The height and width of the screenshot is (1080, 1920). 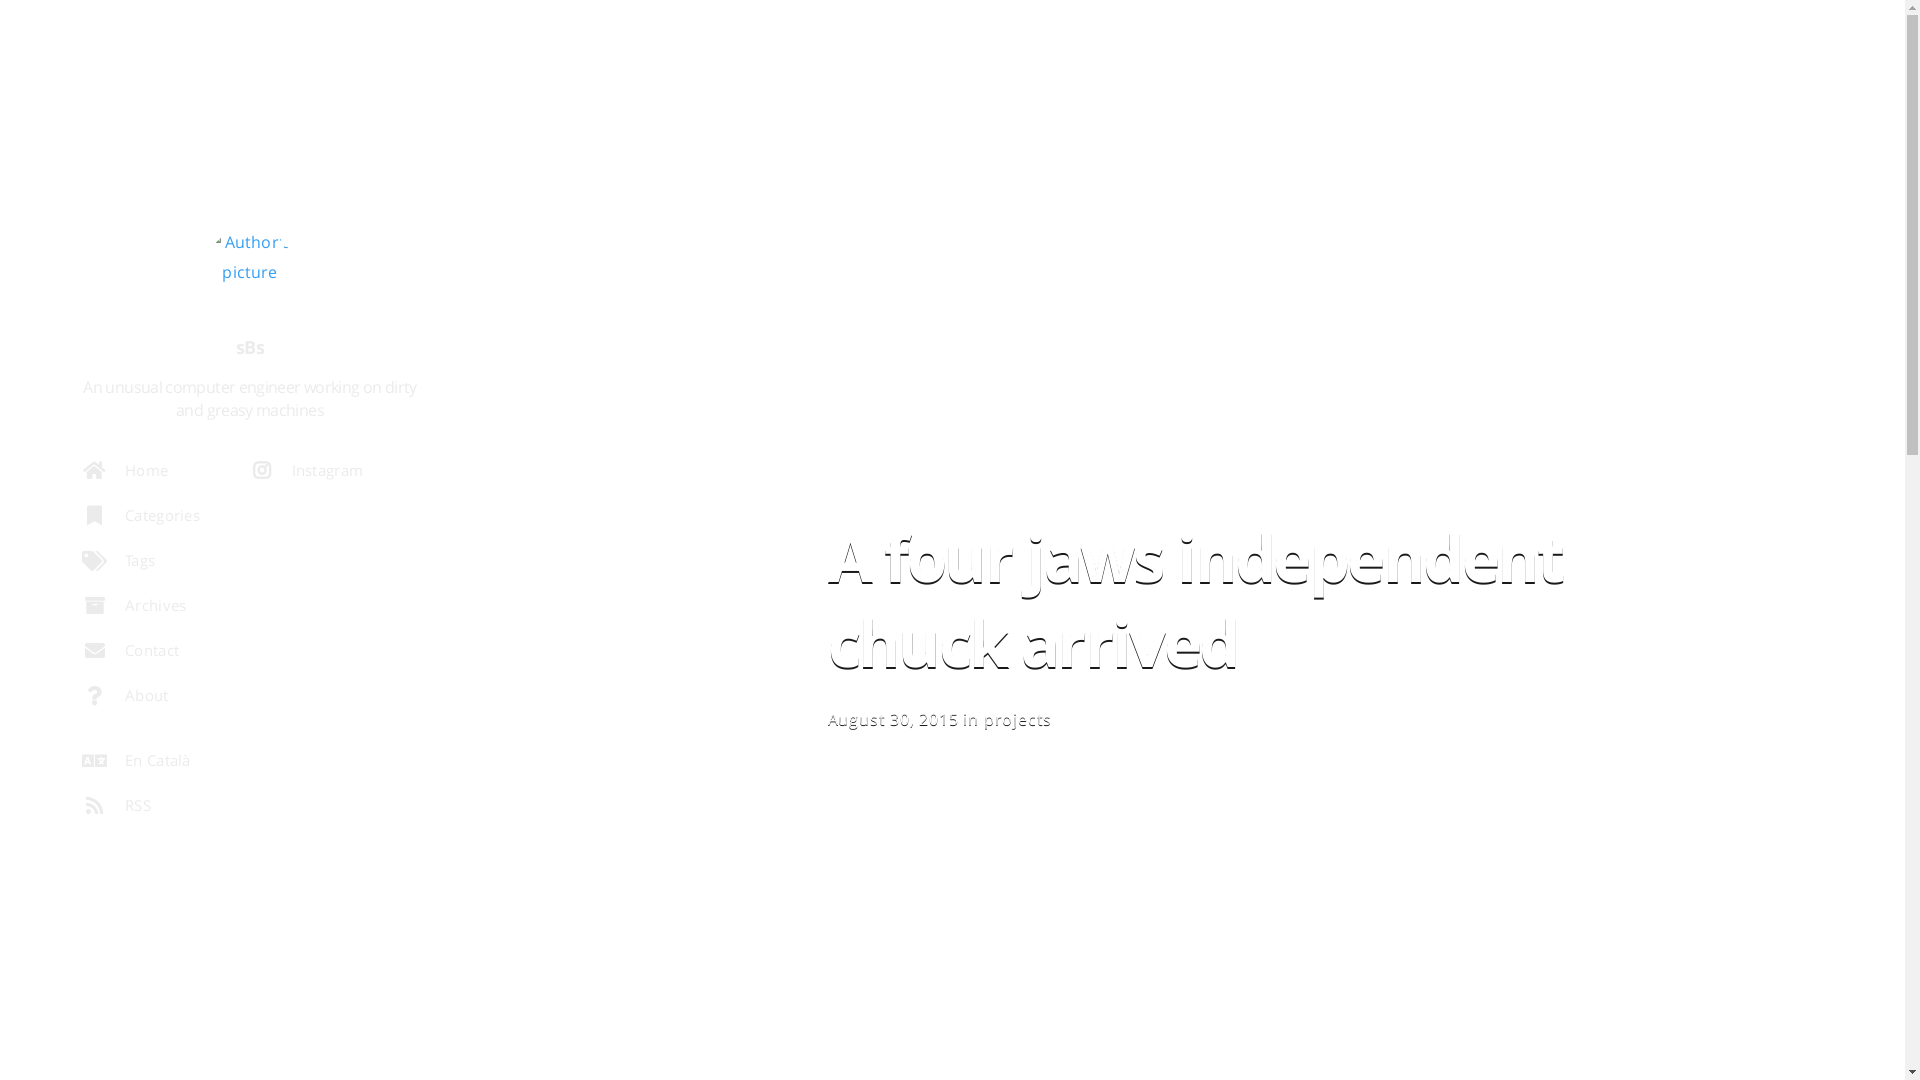 What do you see at coordinates (983, 717) in the screenshot?
I see `'projects'` at bounding box center [983, 717].